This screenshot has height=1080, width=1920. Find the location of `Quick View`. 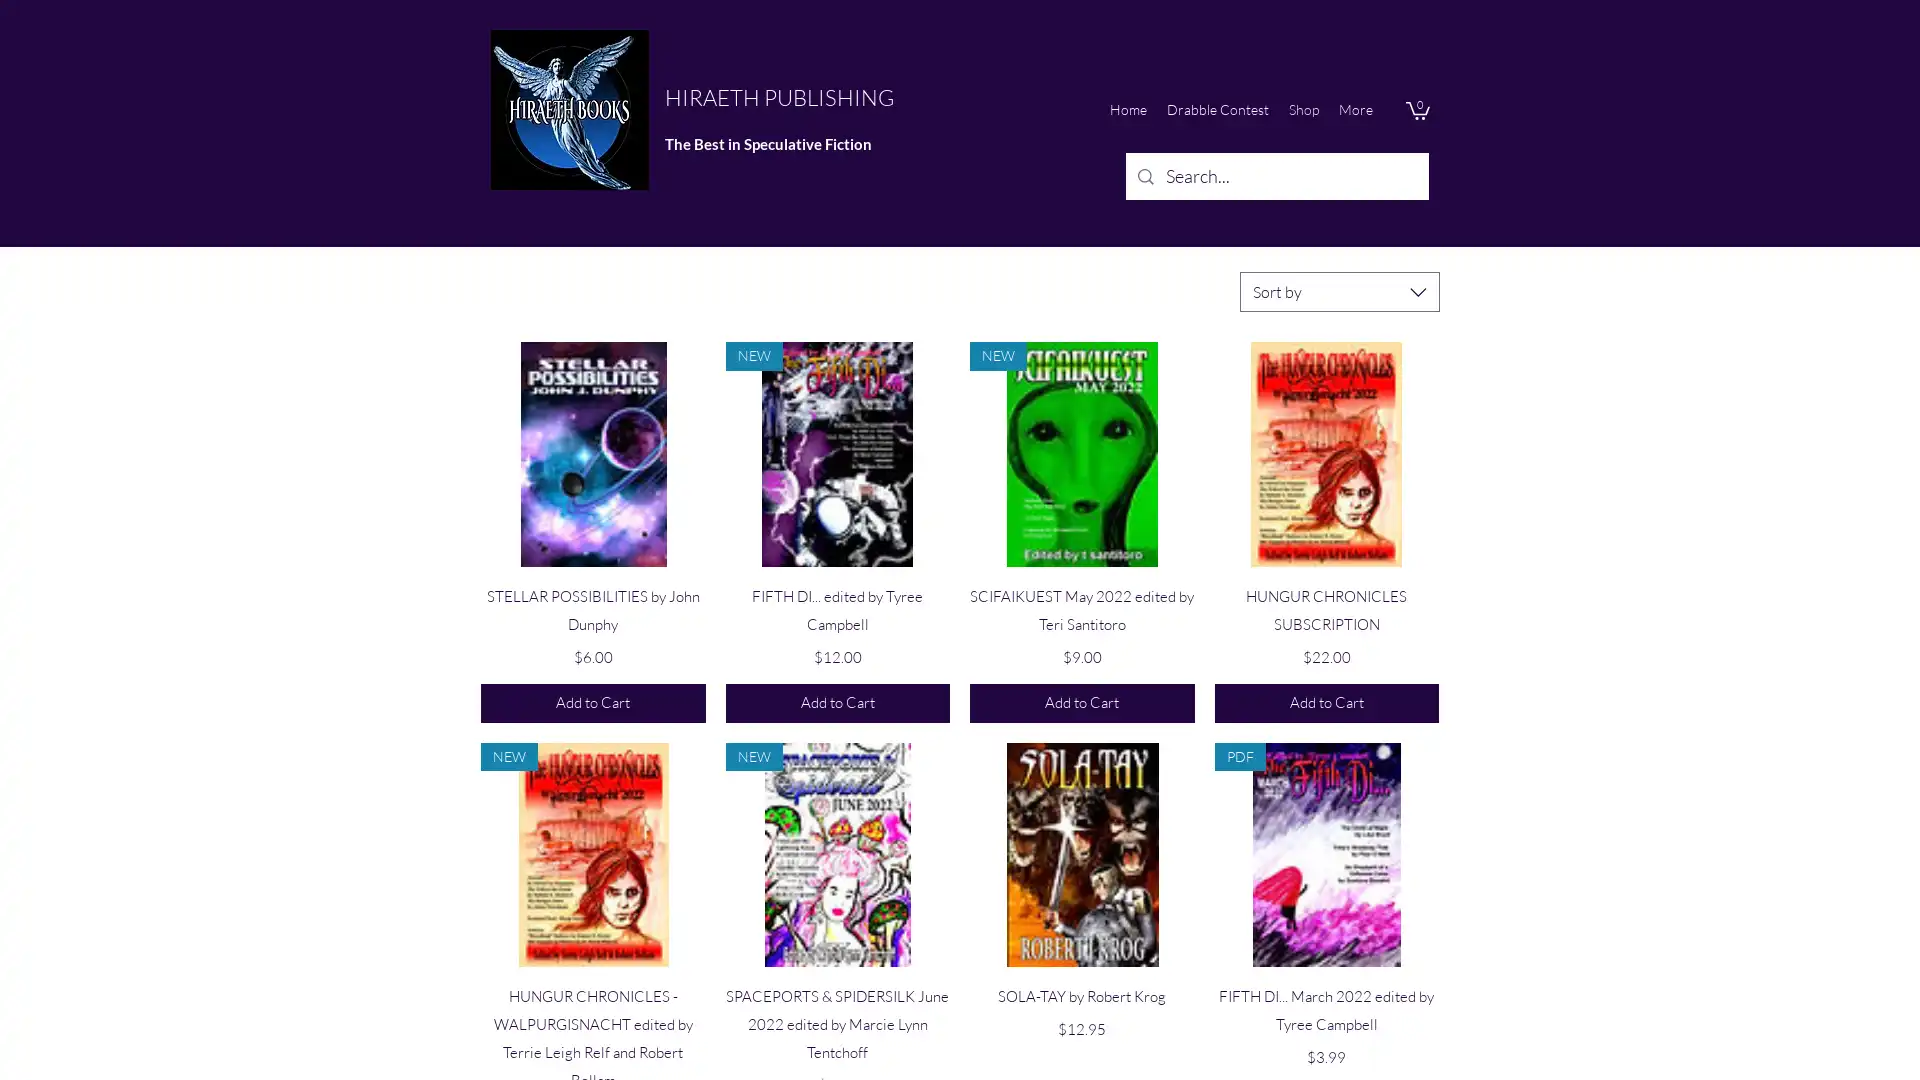

Quick View is located at coordinates (837, 991).